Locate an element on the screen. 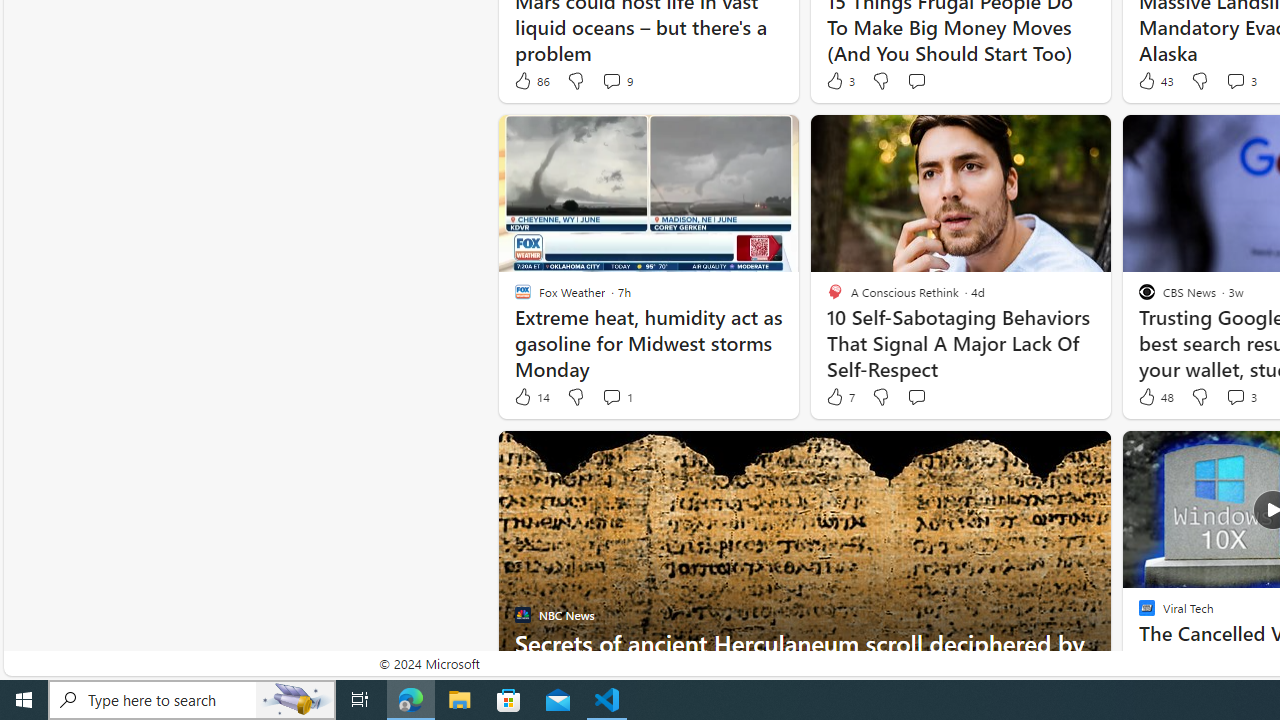 The width and height of the screenshot is (1280, 720). '3 Like' is located at coordinates (839, 80).